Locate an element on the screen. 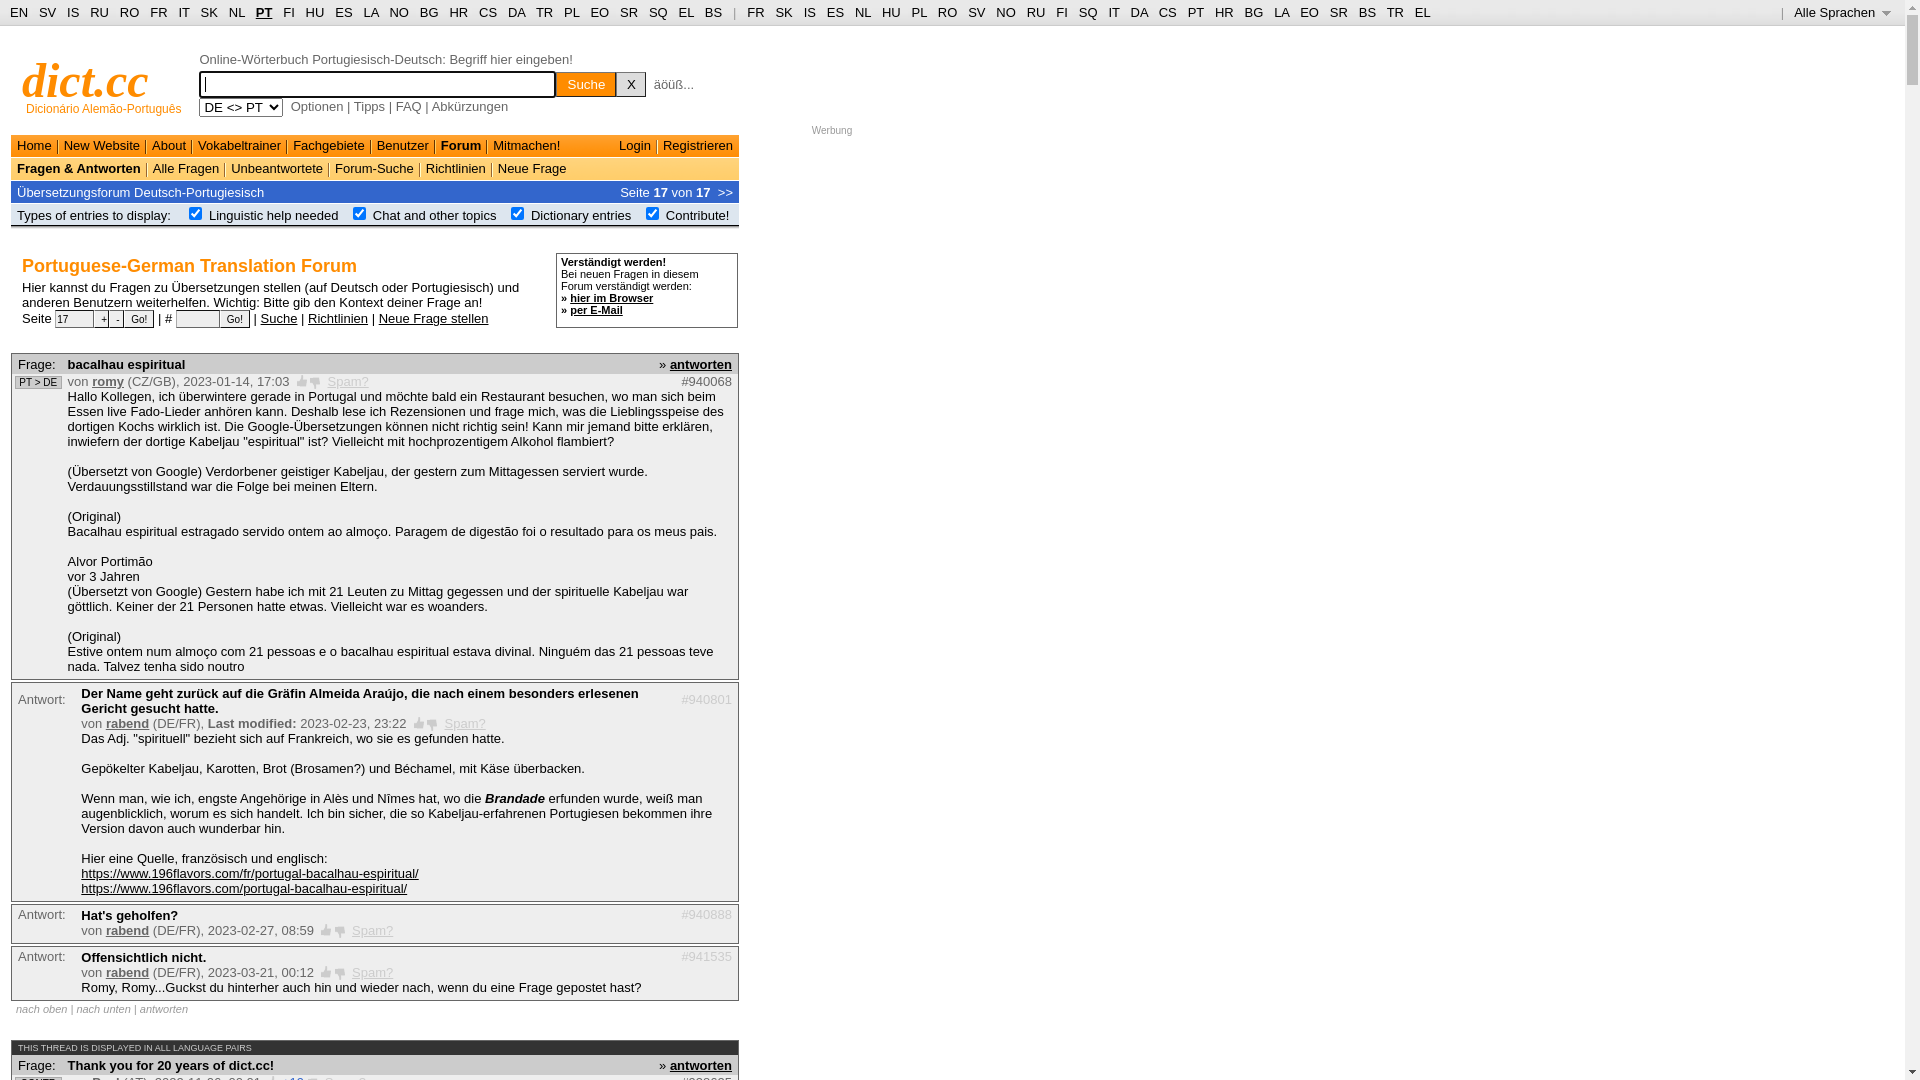  'FR' is located at coordinates (746, 12).